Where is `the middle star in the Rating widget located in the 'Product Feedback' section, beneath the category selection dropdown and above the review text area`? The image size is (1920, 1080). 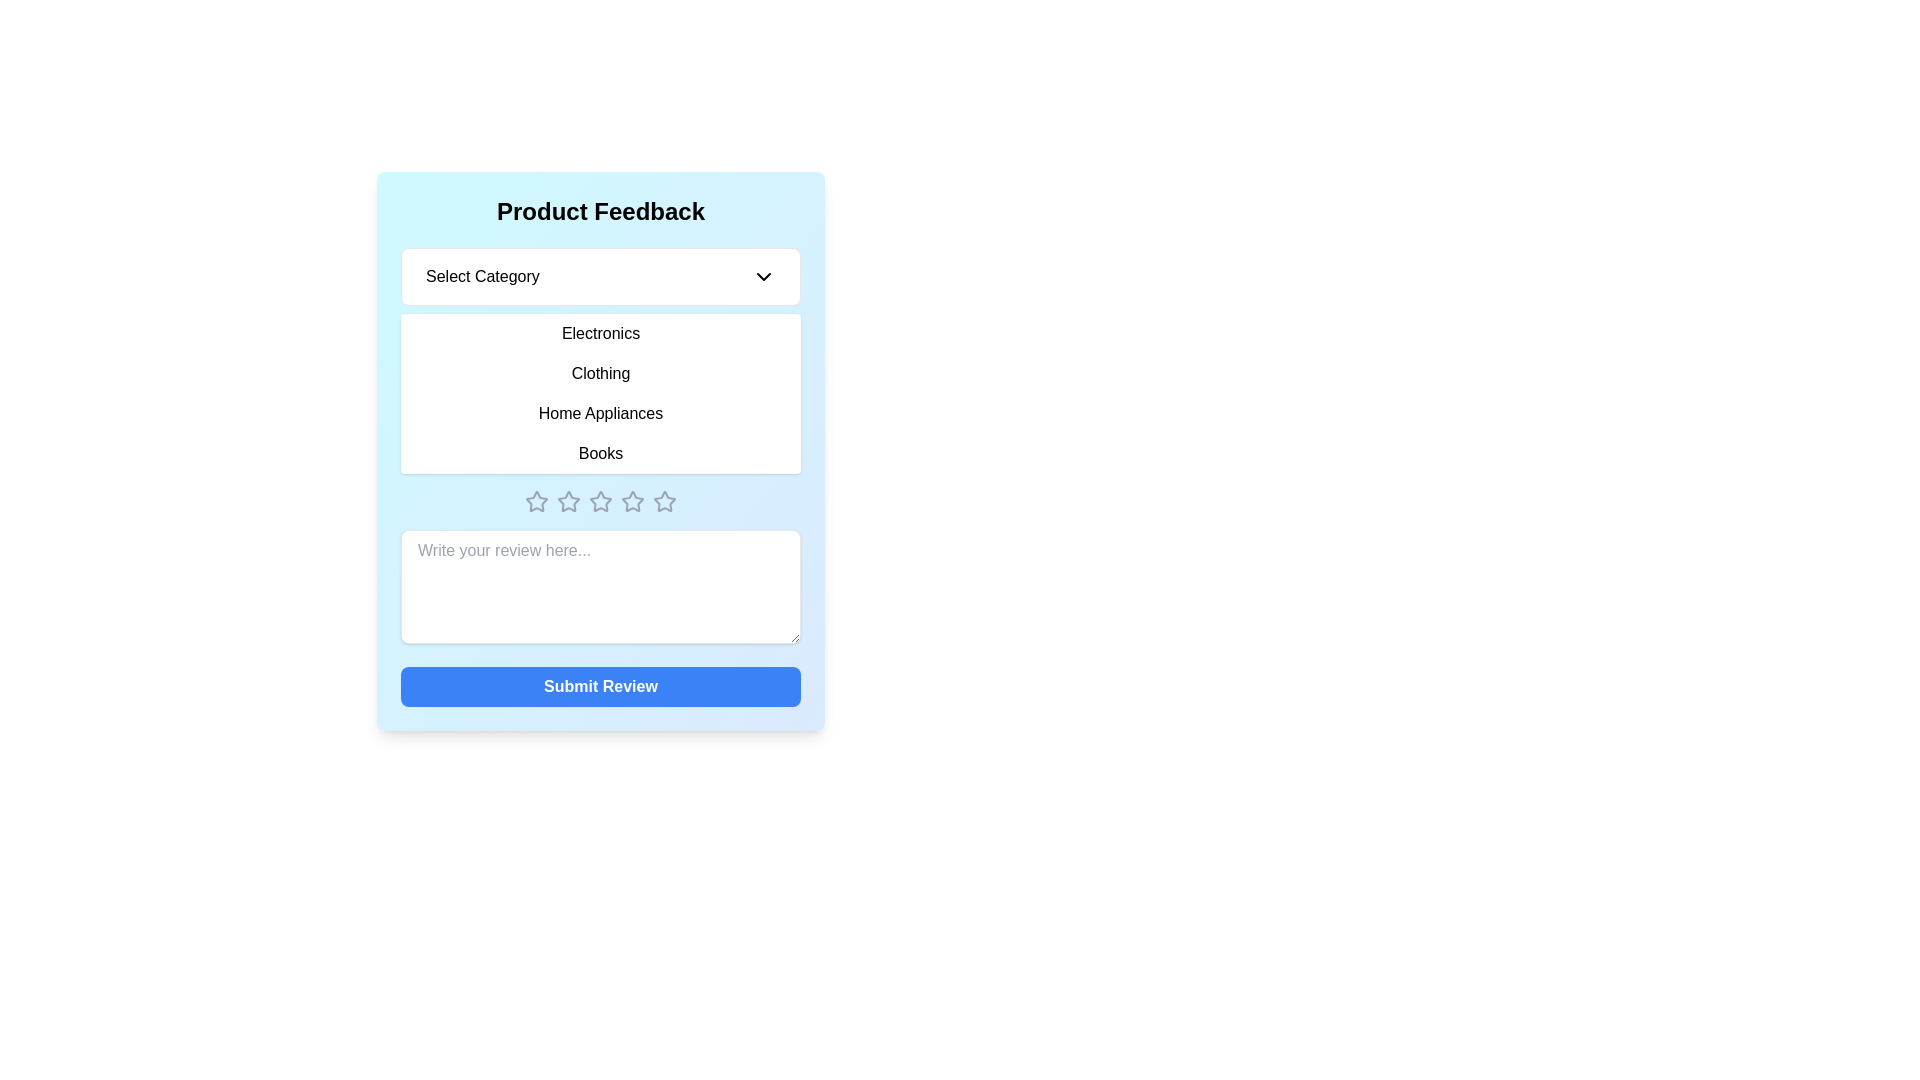
the middle star in the Rating widget located in the 'Product Feedback' section, beneath the category selection dropdown and above the review text area is located at coordinates (599, 500).